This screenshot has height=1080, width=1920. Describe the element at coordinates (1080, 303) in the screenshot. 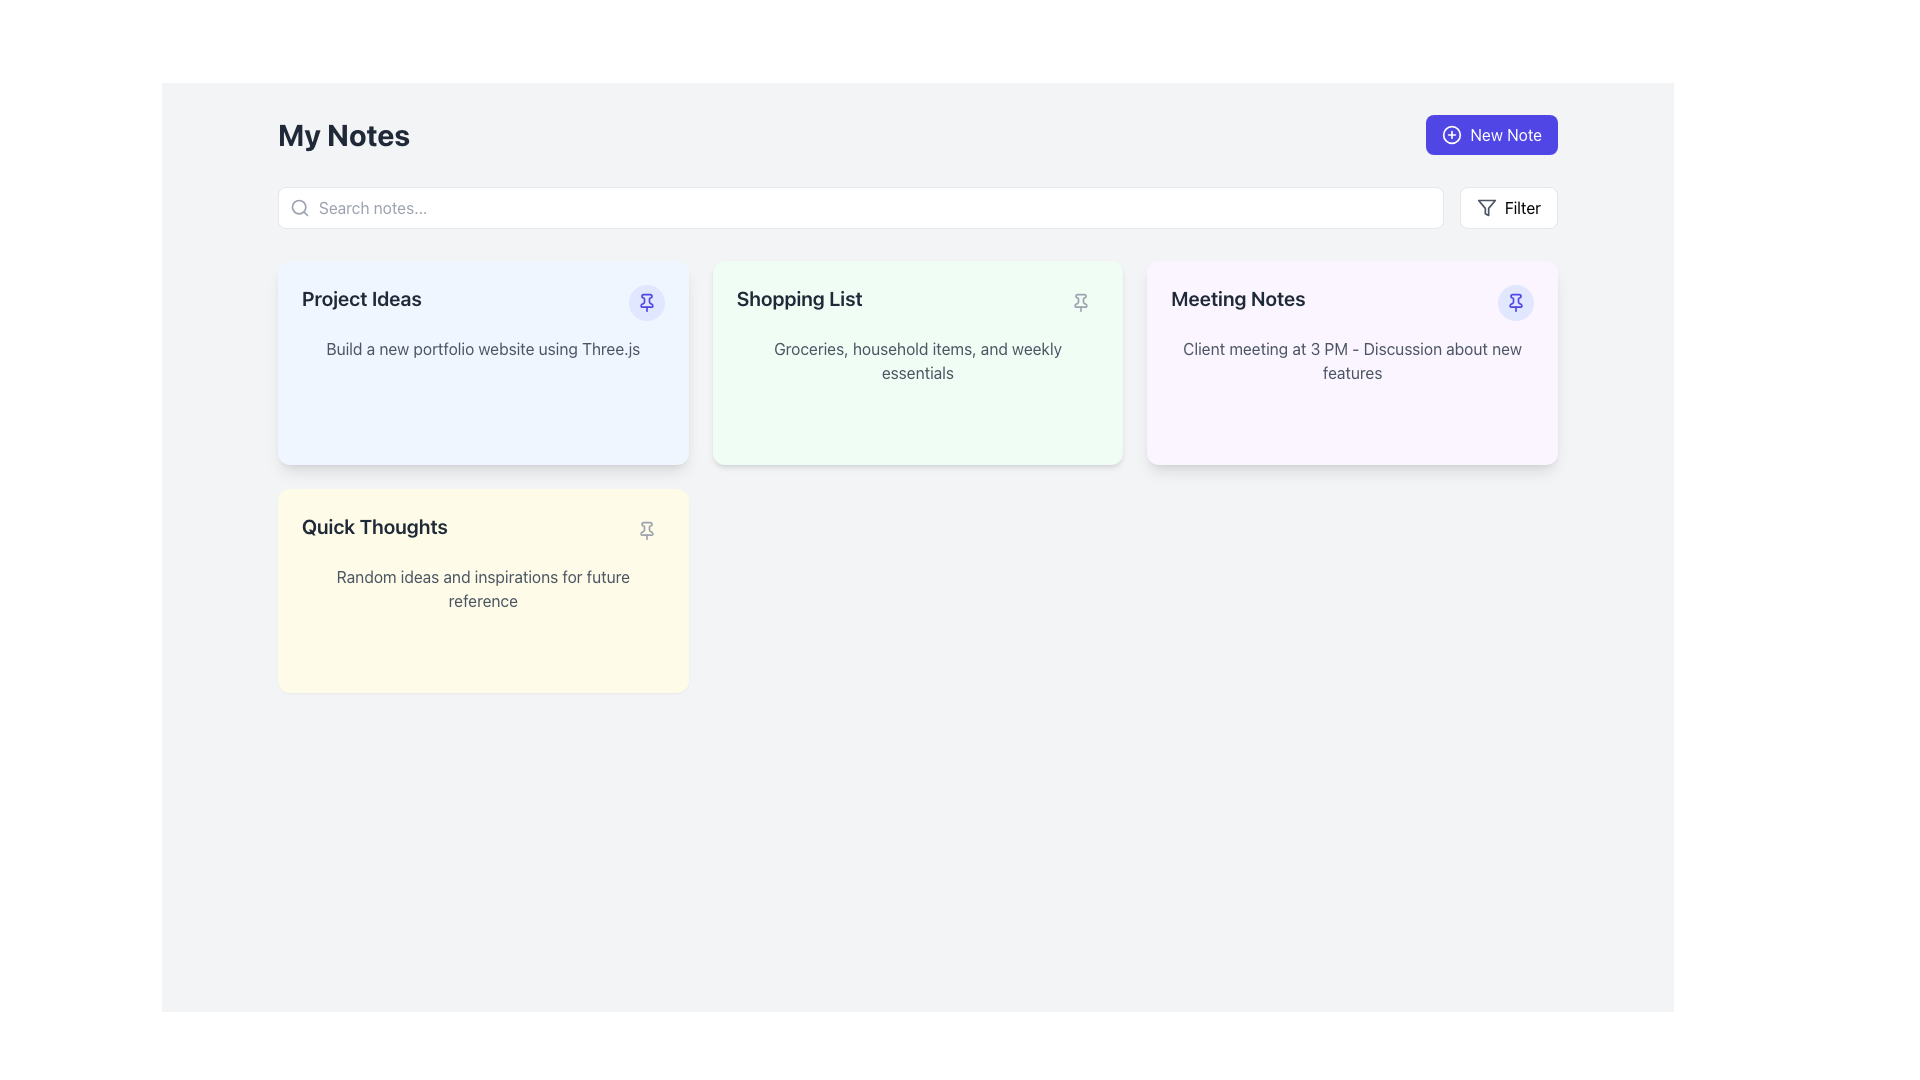

I see `the pin icon button located at the top-right corner of the 'Shopping List' section to trigger a visual effect` at that location.